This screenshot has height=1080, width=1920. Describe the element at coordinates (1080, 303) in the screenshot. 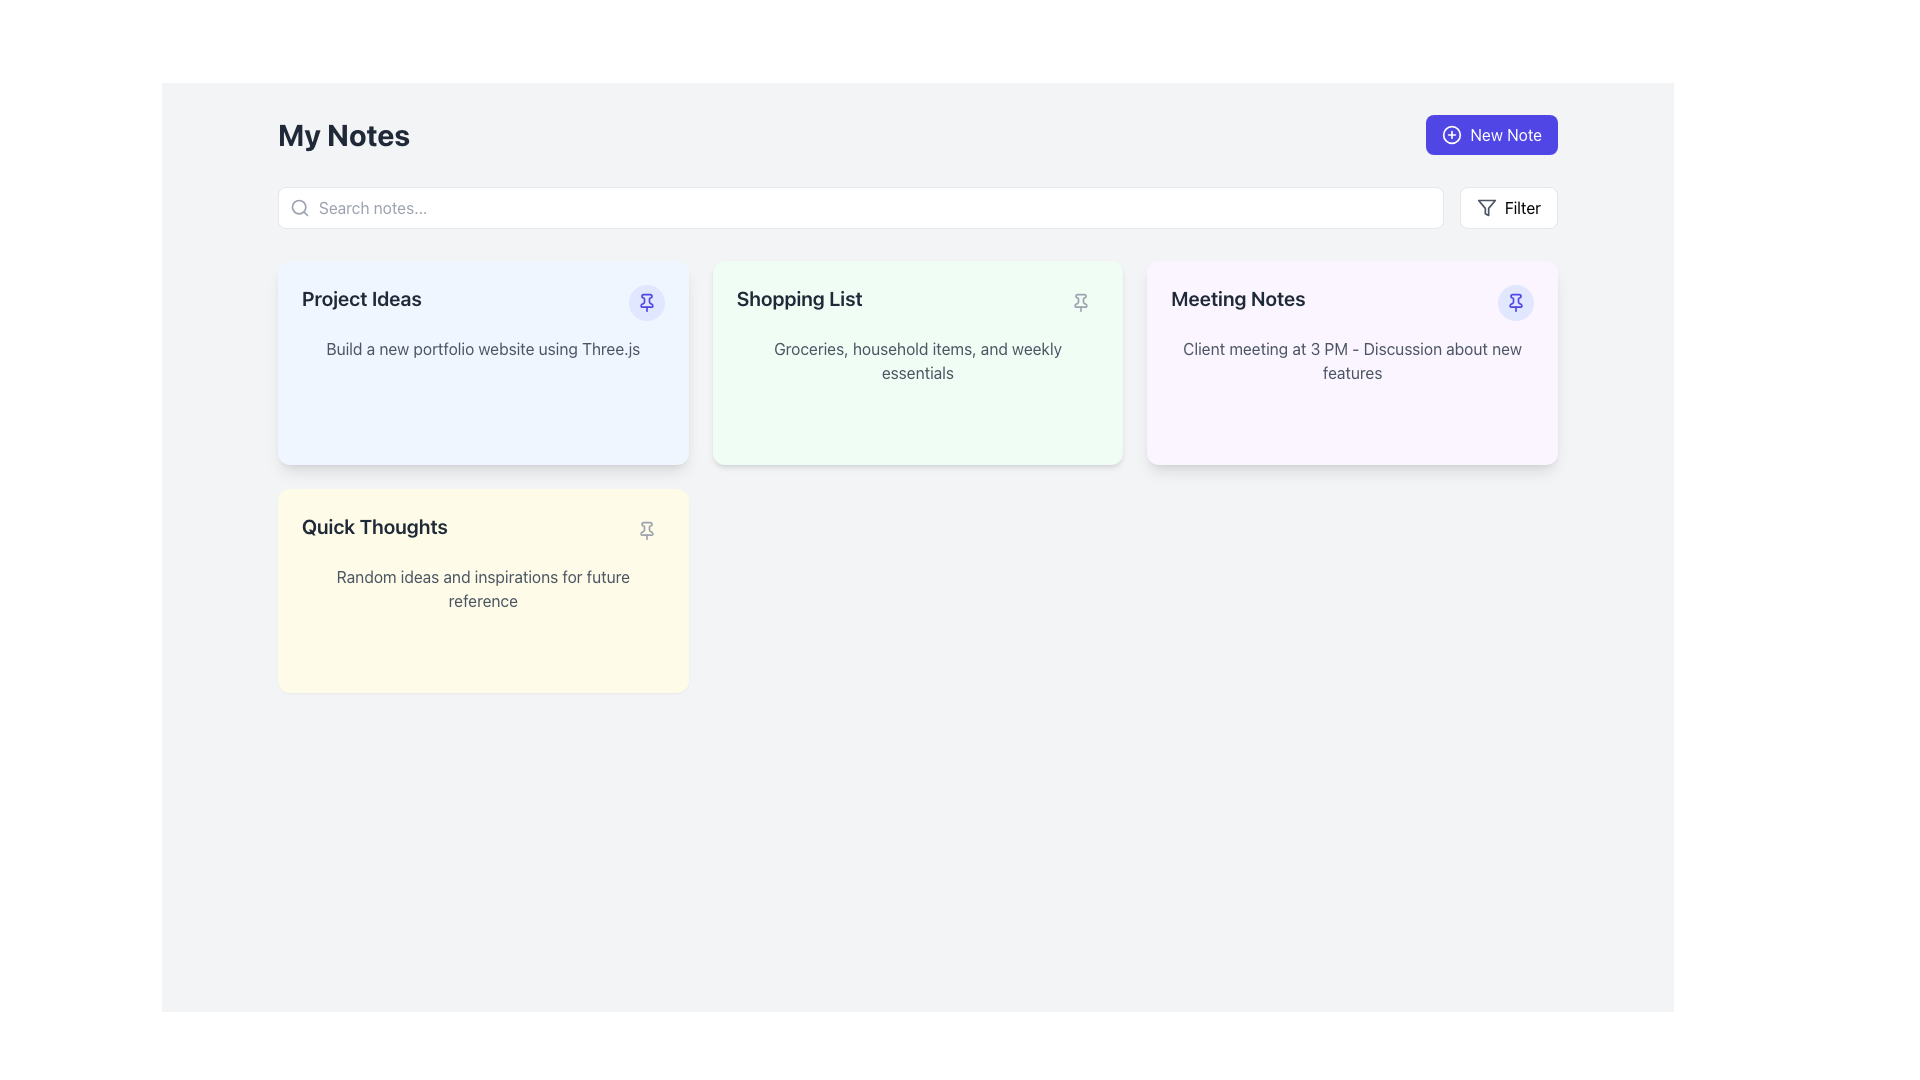

I see `the pin icon button located at the top-right corner of the 'Shopping List' section to trigger a visual effect` at that location.